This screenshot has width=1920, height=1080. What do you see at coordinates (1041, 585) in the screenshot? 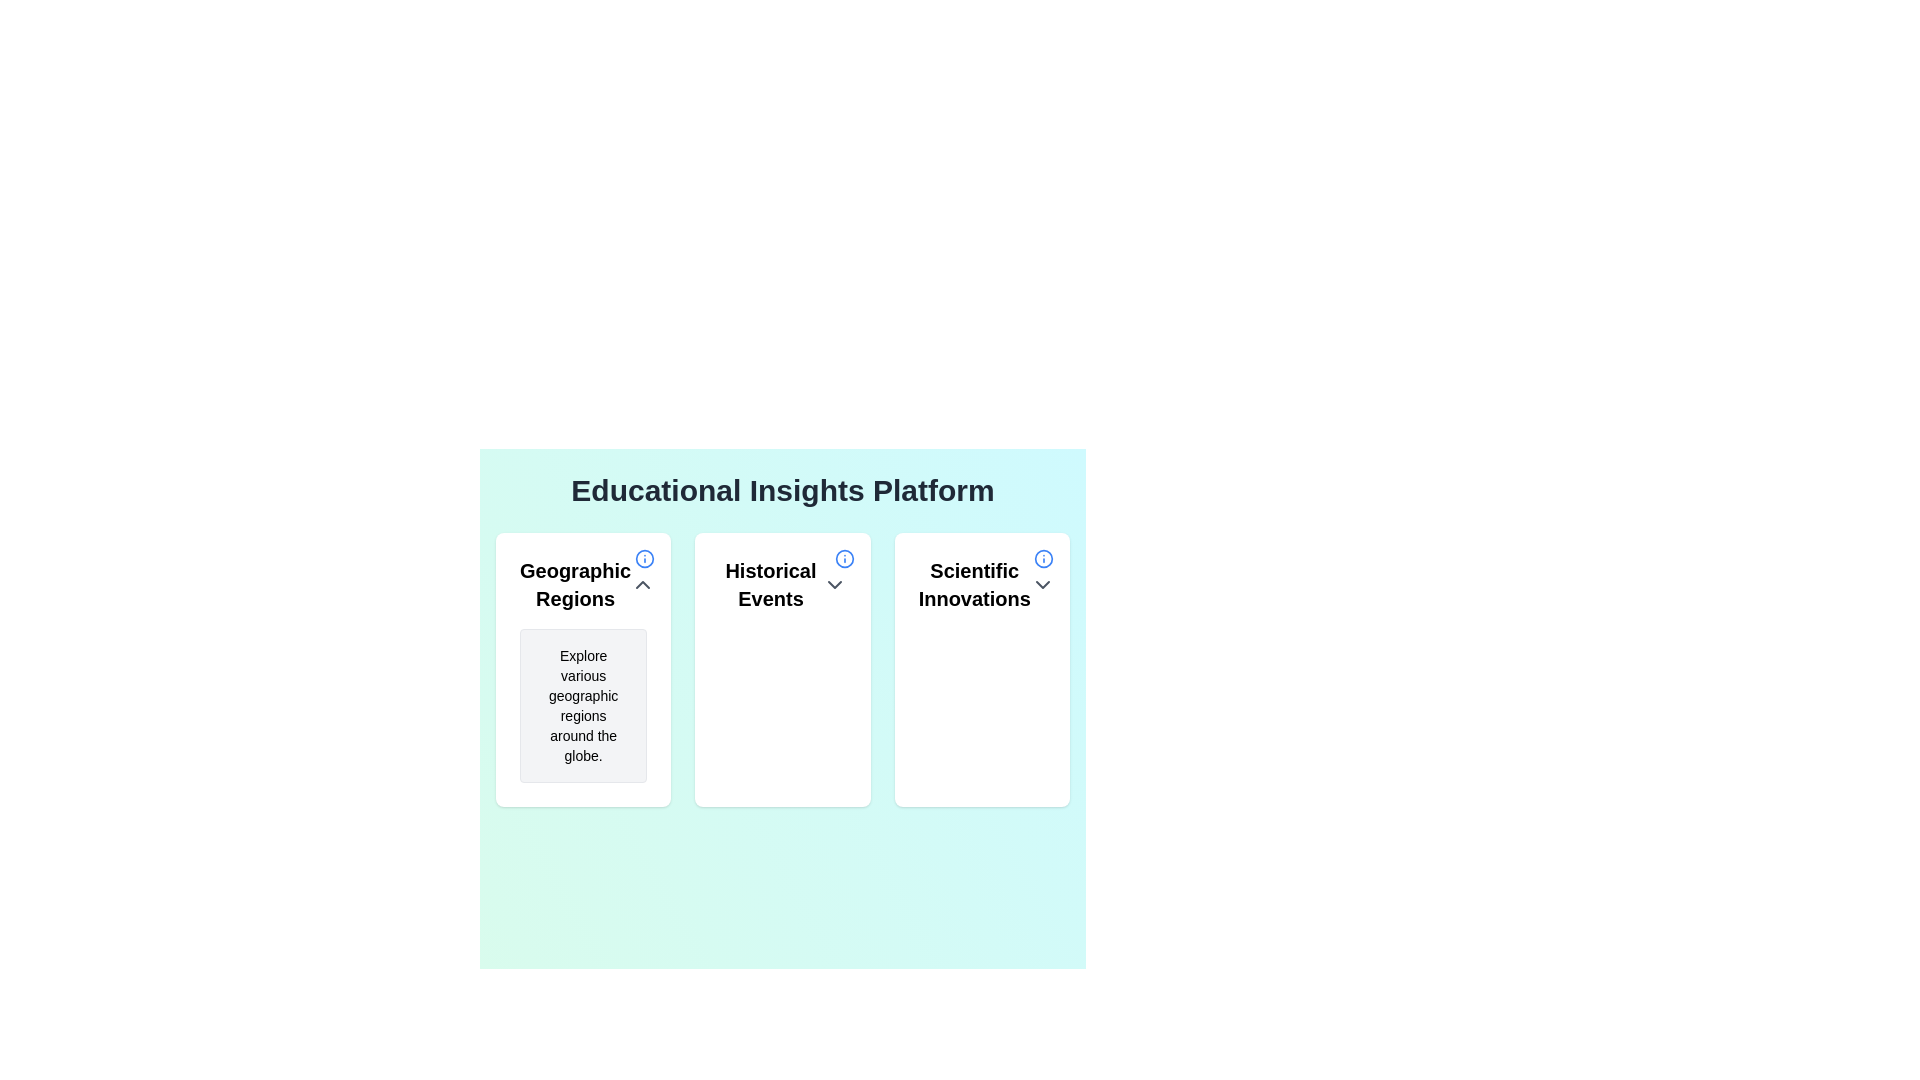
I see `the small downward-pointing chevron icon of the Dropdown toggle located in the header section of the 'Scientific Innovations' card` at bounding box center [1041, 585].